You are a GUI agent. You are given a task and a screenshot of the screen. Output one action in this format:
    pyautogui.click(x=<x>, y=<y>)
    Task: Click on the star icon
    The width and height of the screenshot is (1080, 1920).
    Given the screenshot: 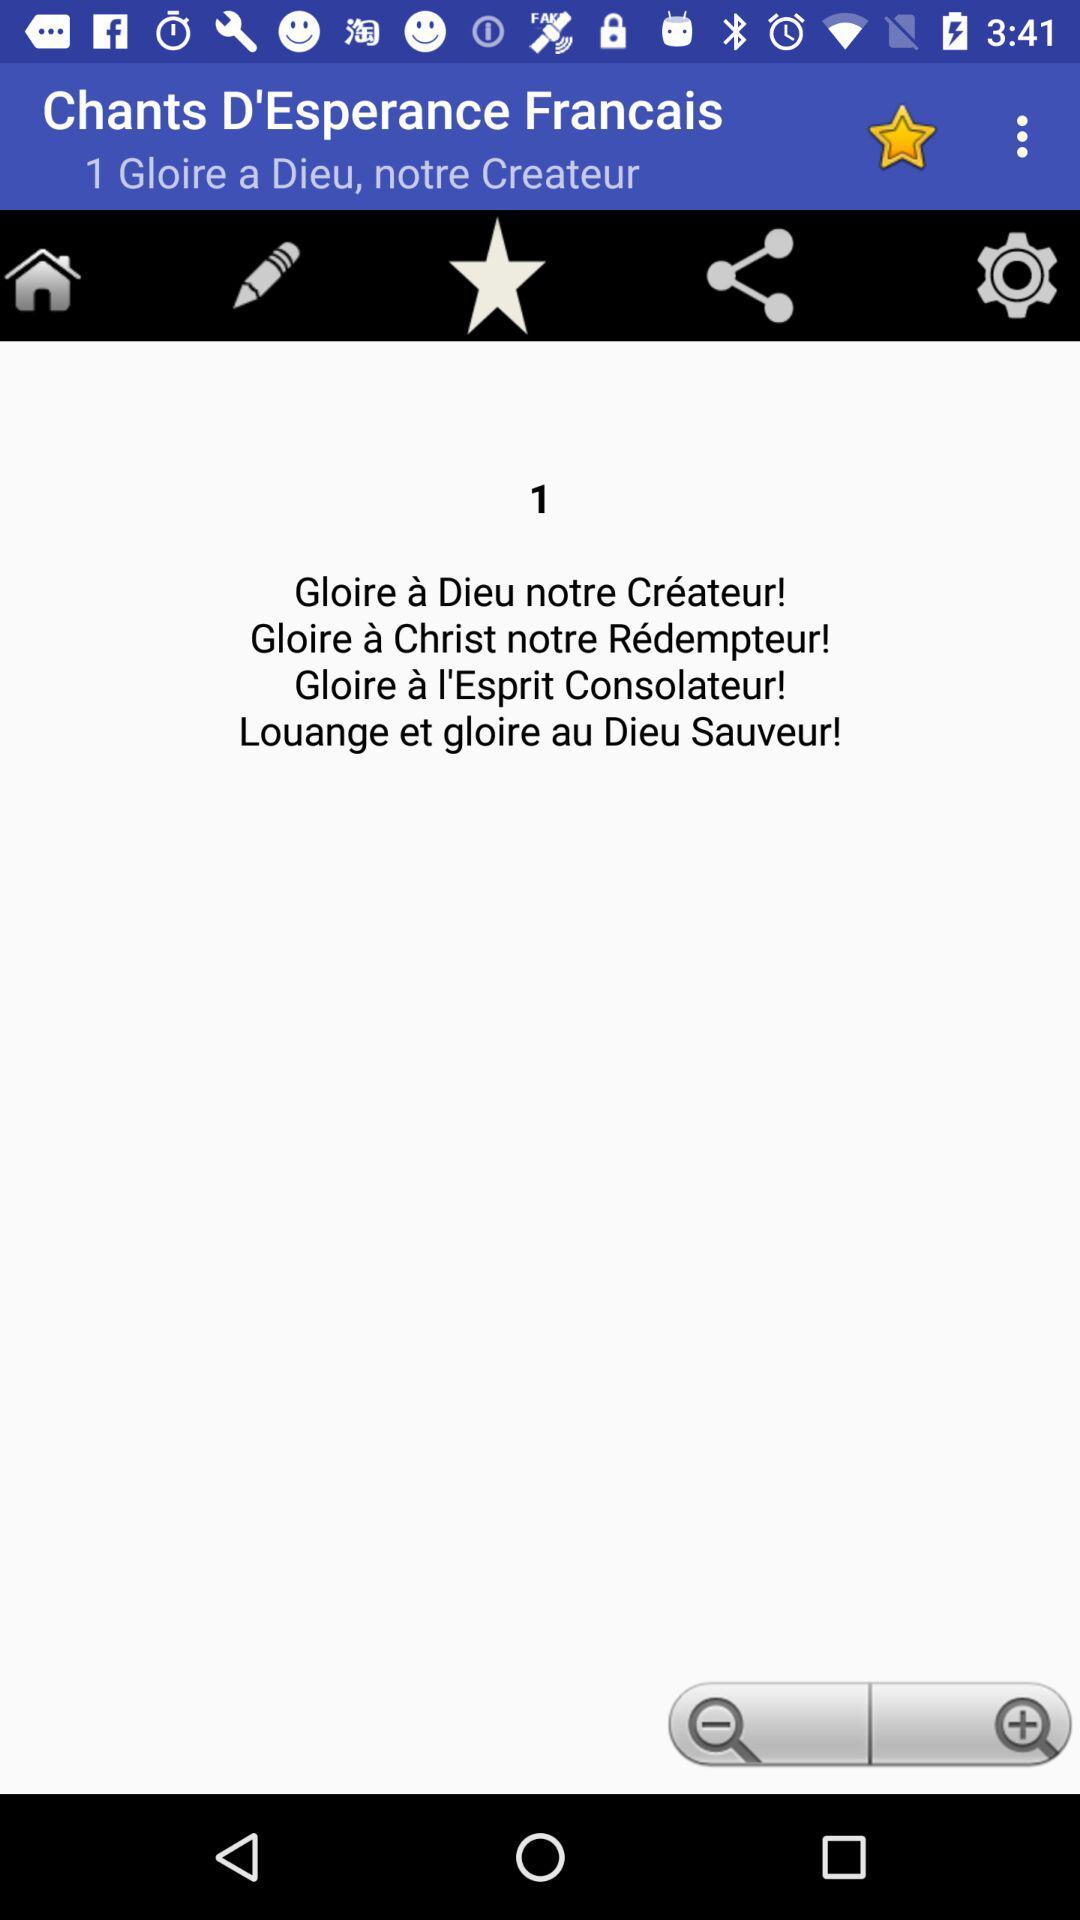 What is the action you would take?
    pyautogui.click(x=901, y=136)
    